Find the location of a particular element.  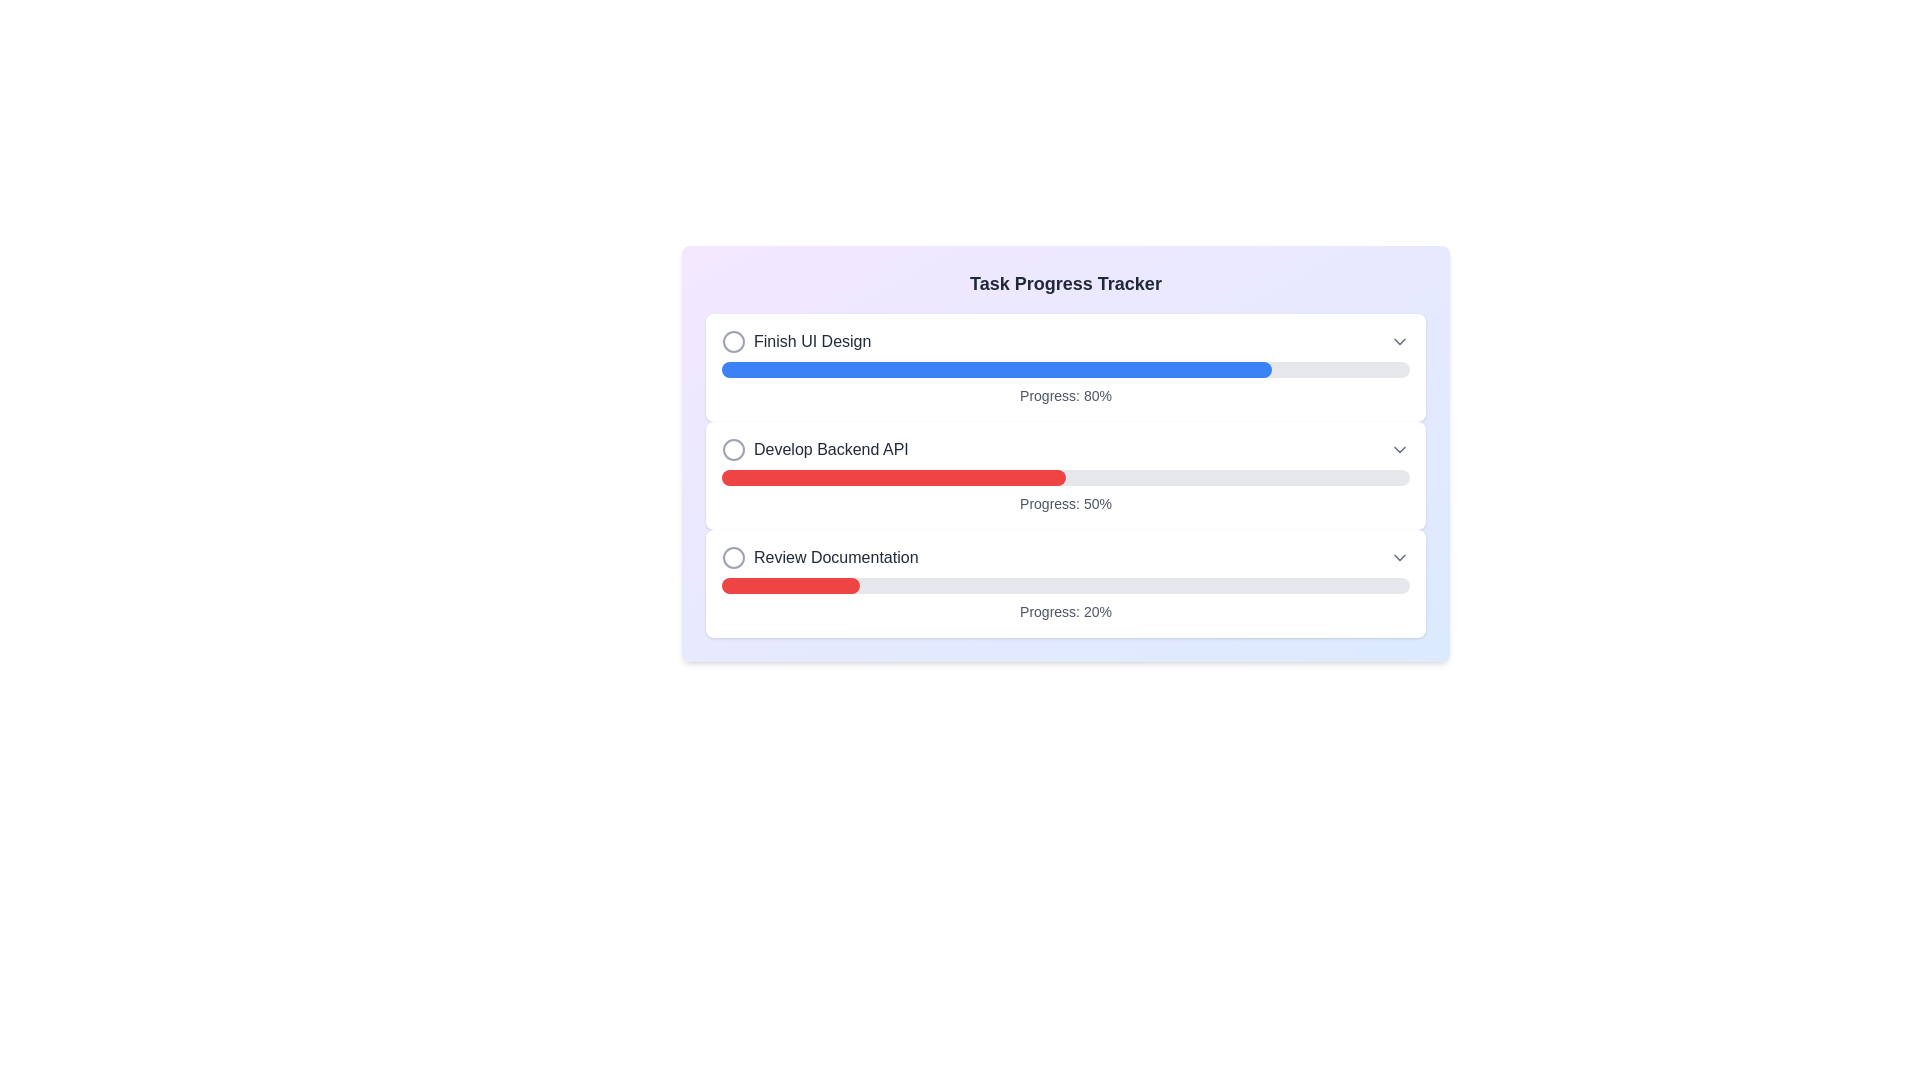

the horizontal progress bar indicating 20% progress for the task titled 'Review Documentation.' is located at coordinates (1064, 585).